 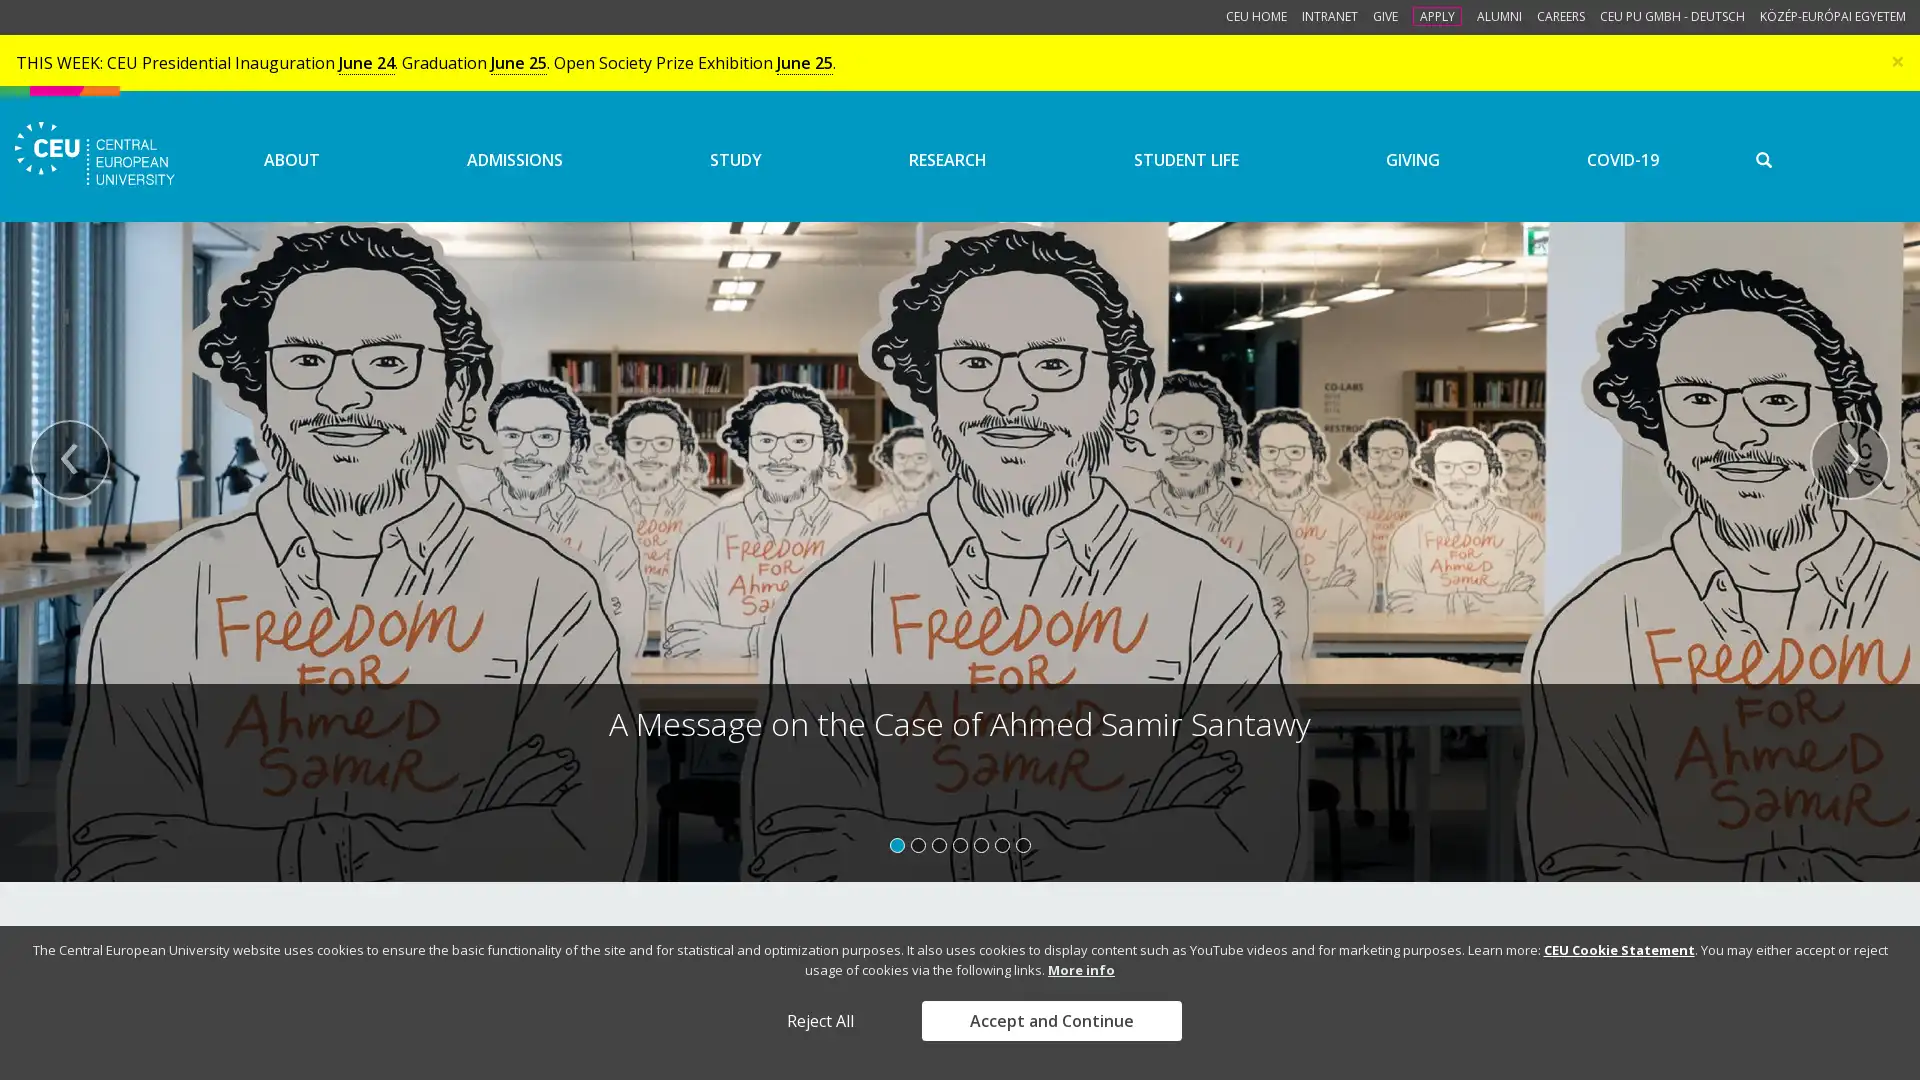 I want to click on Accept and Continue, so click(x=1050, y=1021).